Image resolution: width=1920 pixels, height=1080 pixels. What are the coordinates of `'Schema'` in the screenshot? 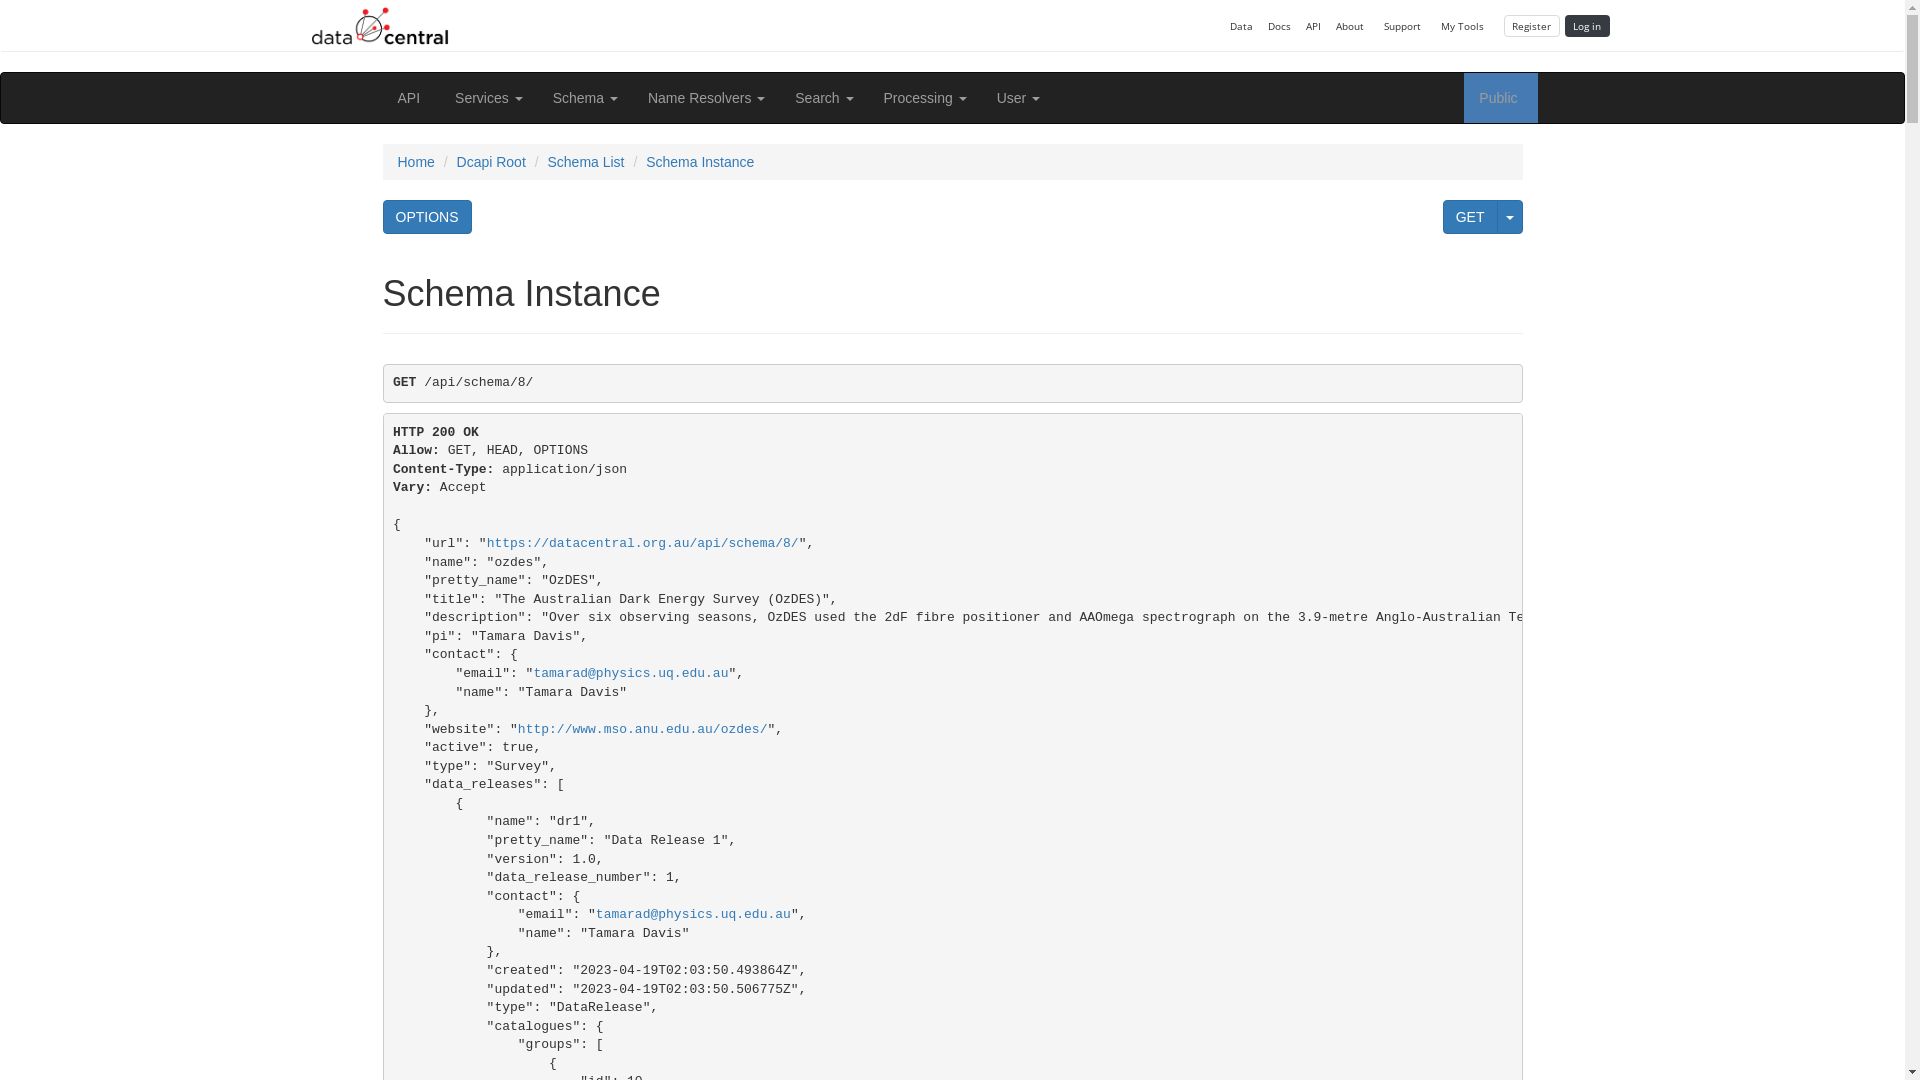 It's located at (584, 97).